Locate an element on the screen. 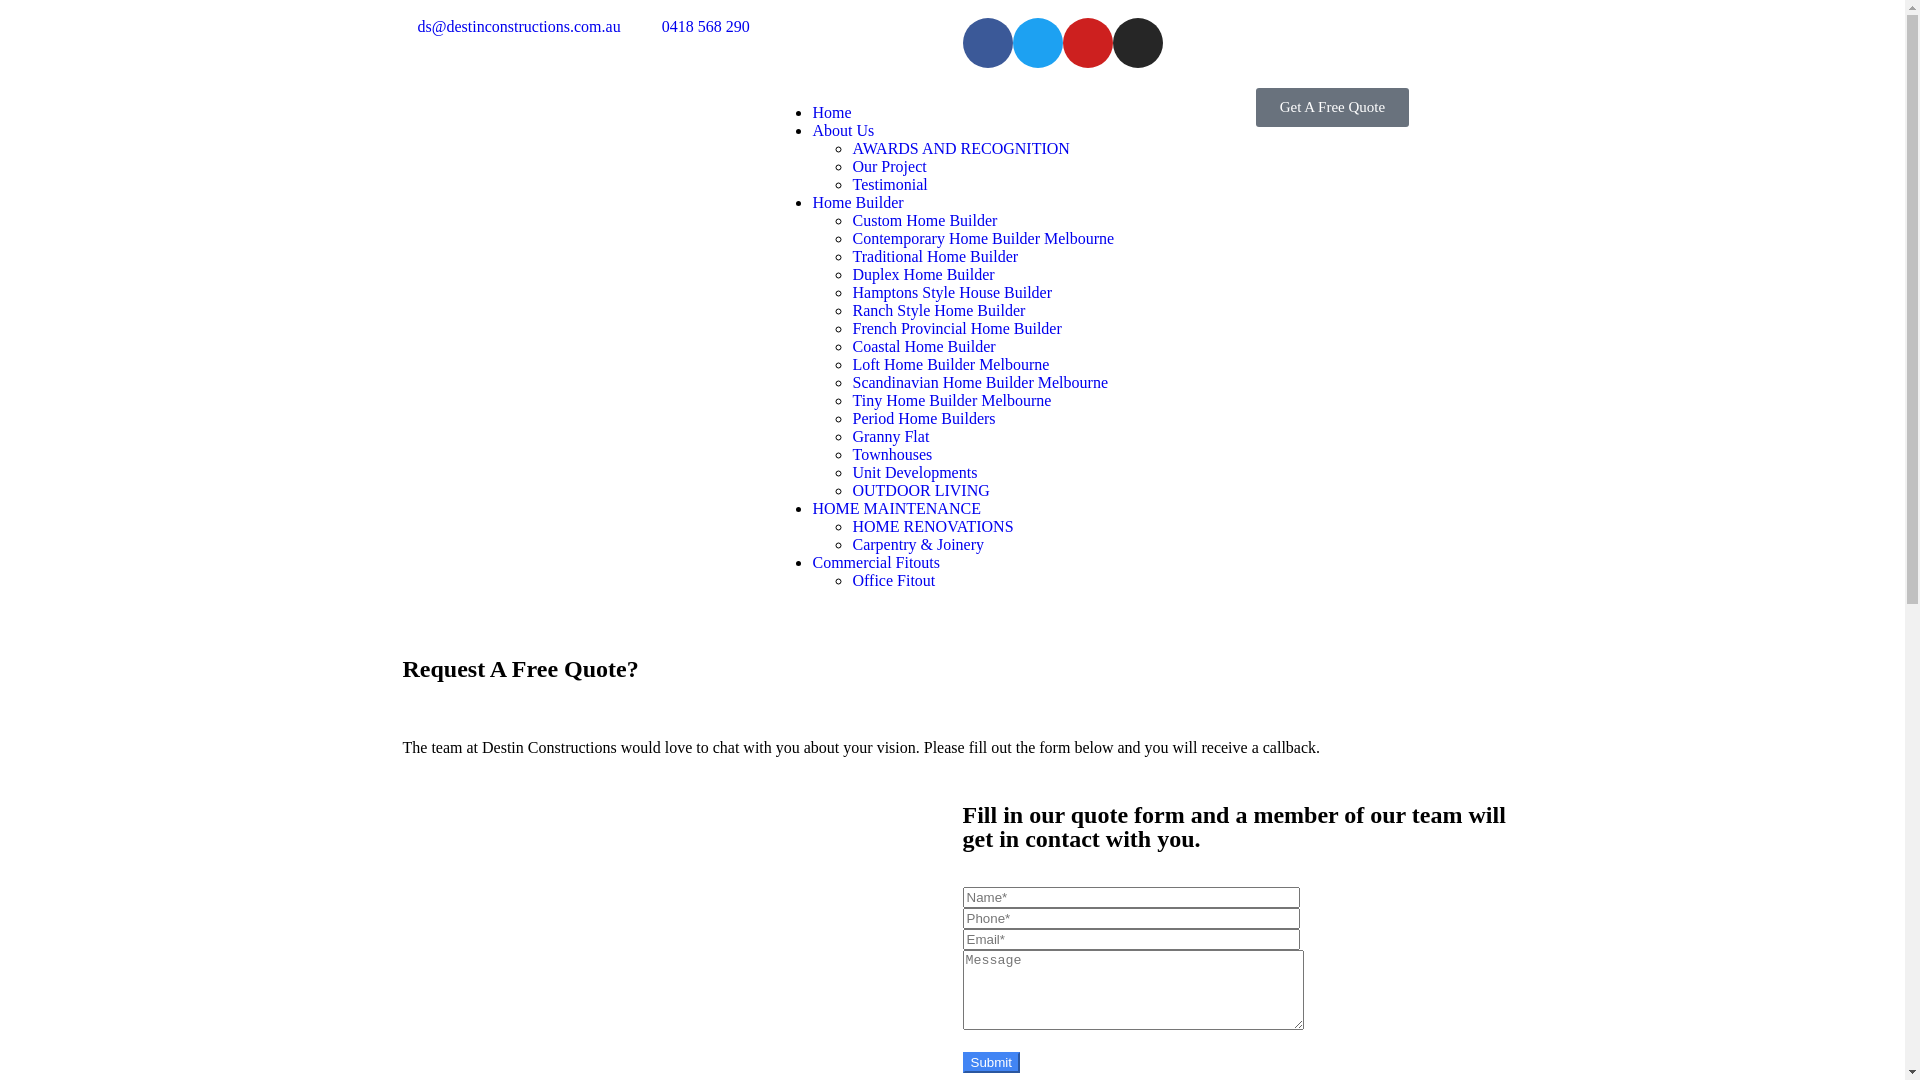  '0418 568 290' is located at coordinates (693, 27).